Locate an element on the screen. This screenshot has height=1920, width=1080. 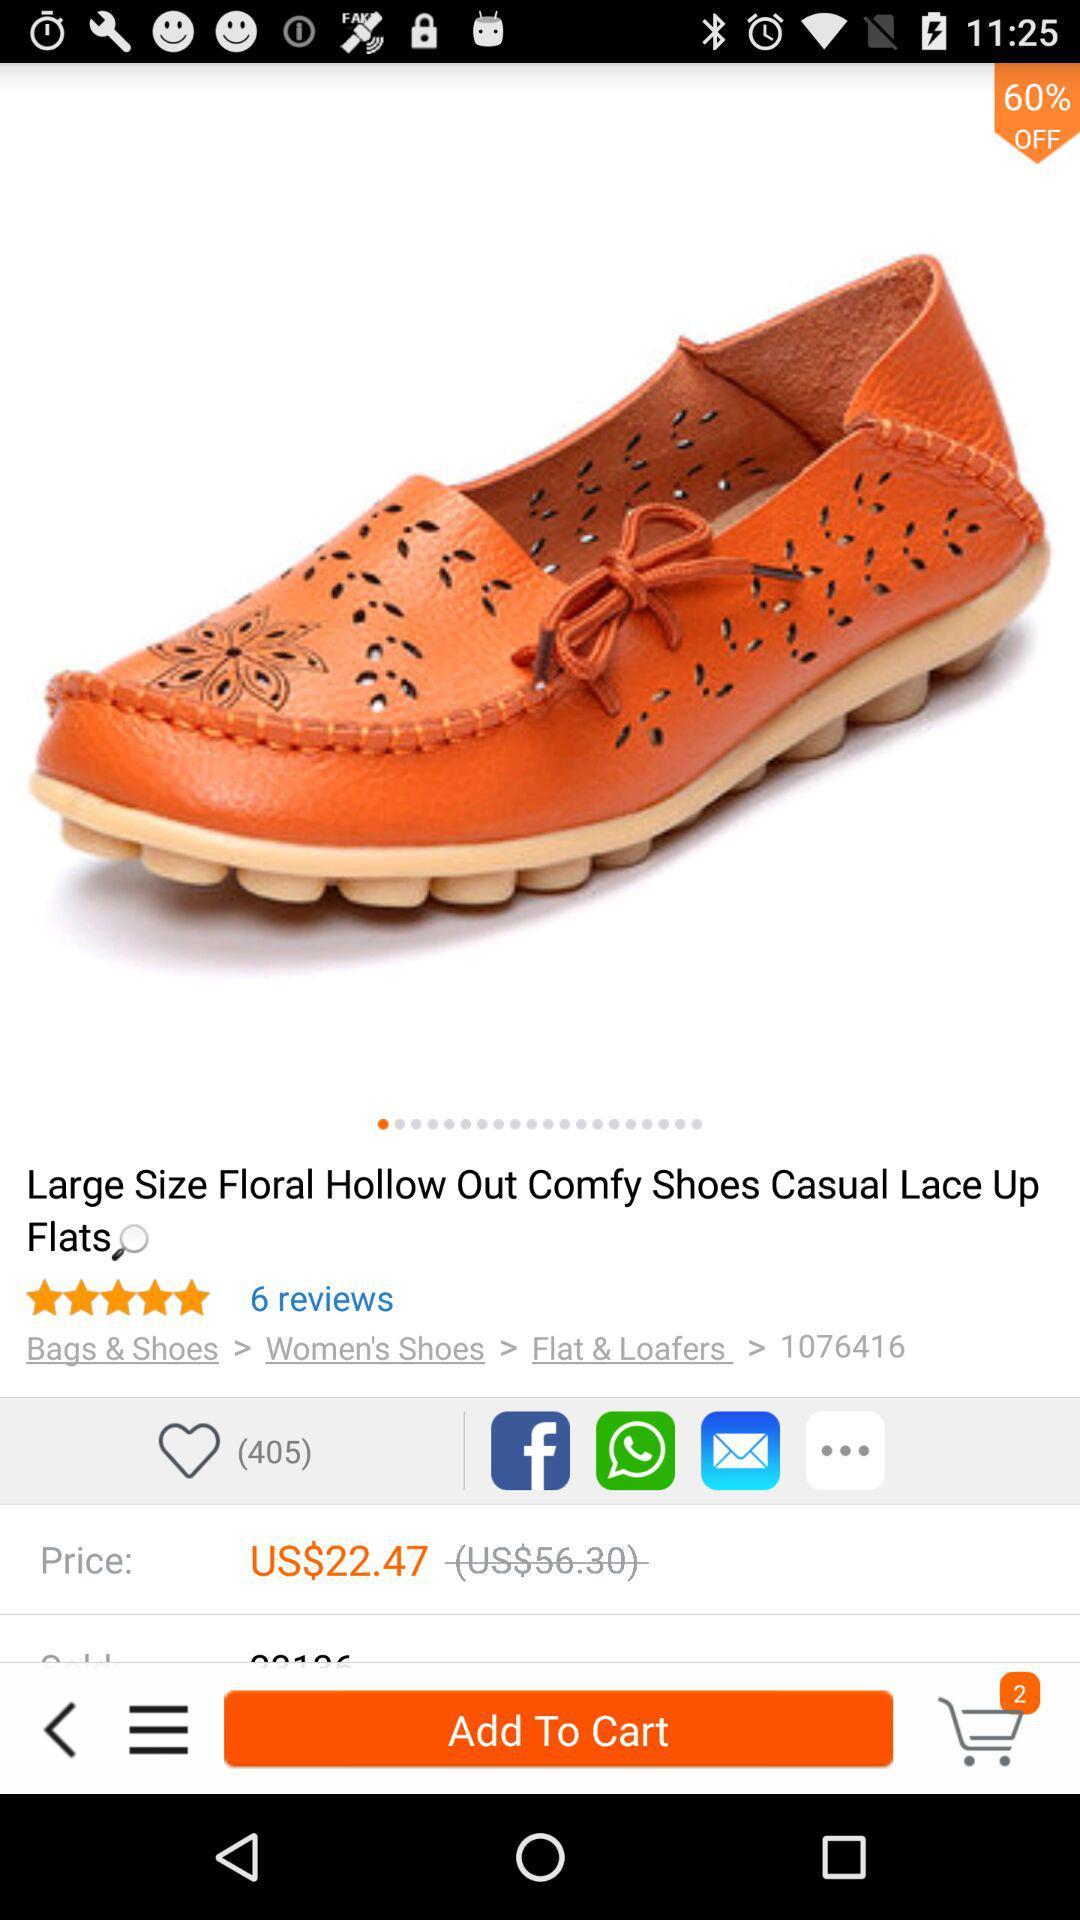
this image is located at coordinates (530, 1124).